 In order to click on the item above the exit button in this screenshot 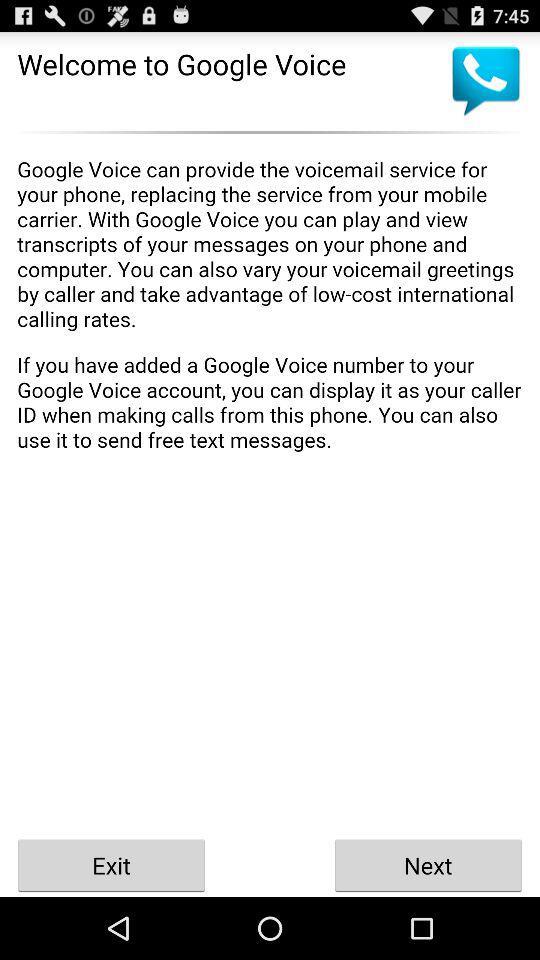, I will do `click(270, 486)`.